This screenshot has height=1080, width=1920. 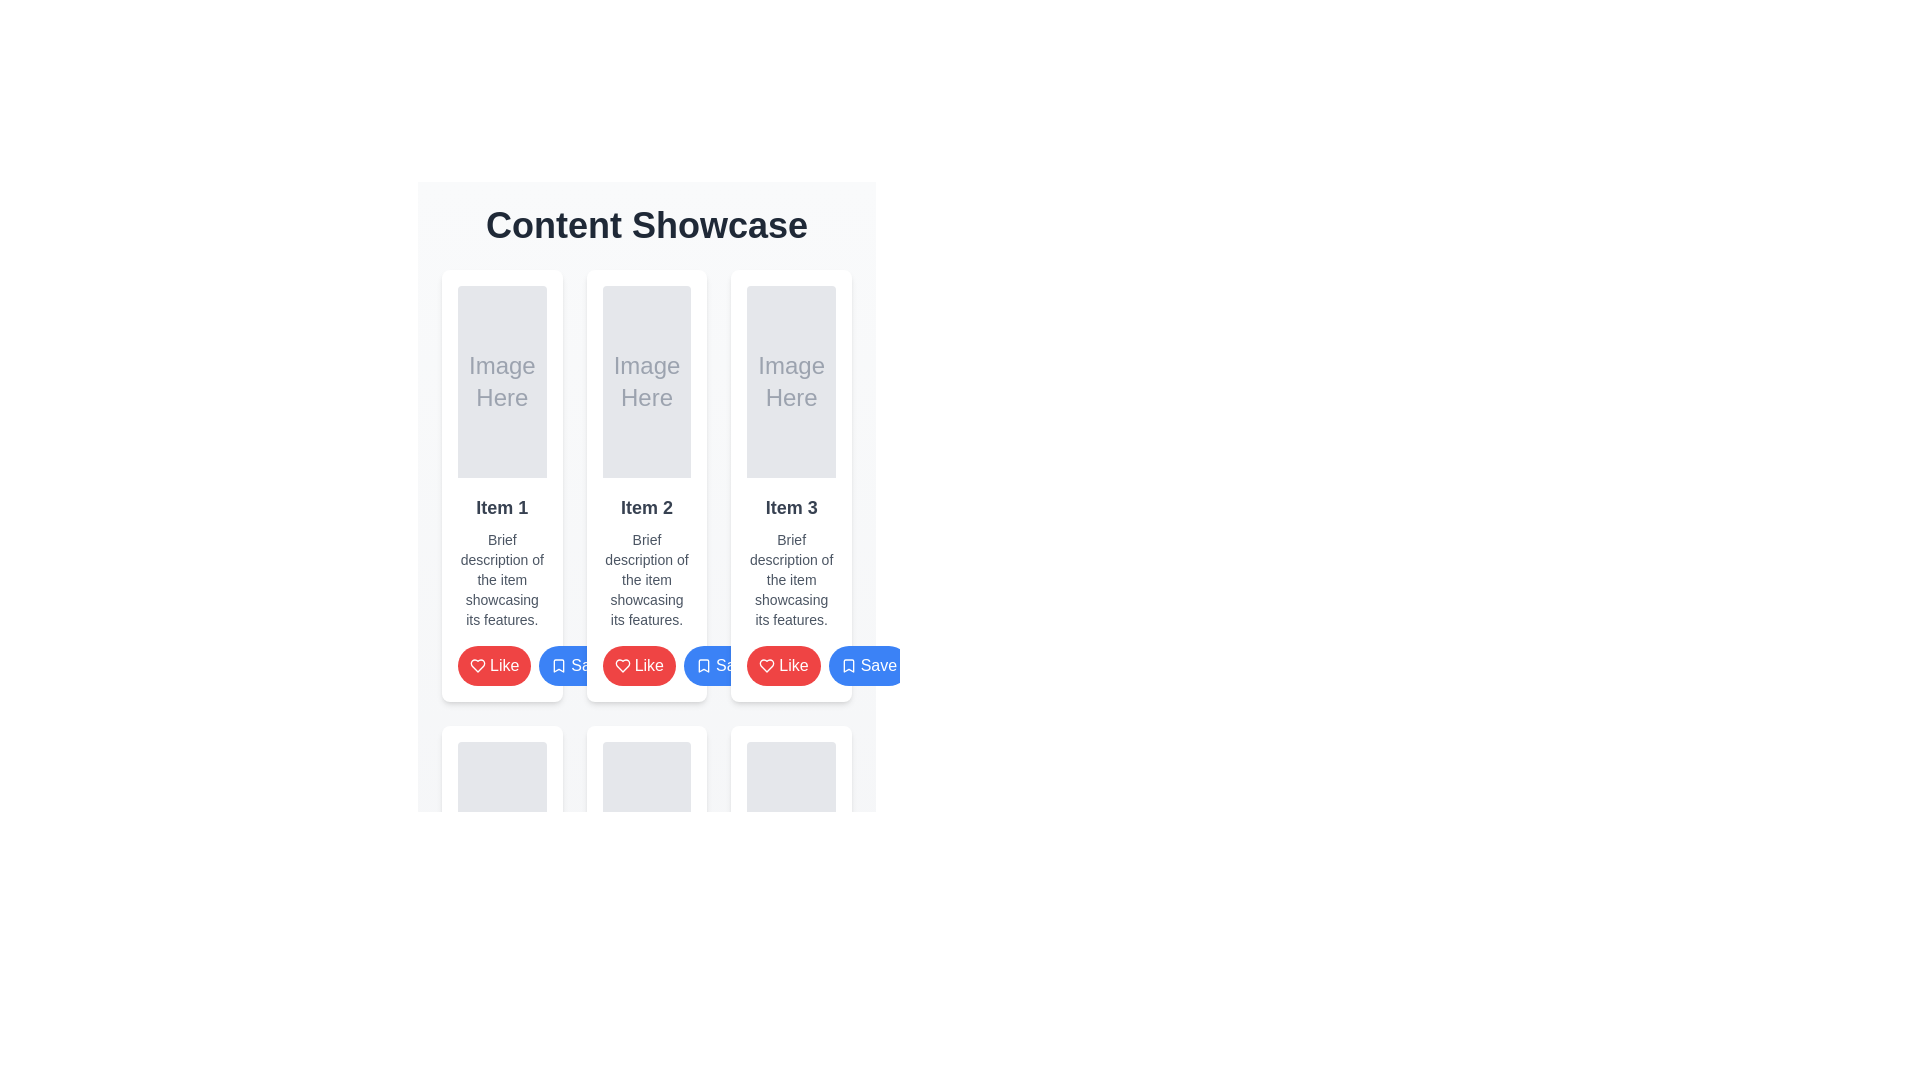 What do you see at coordinates (790, 507) in the screenshot?
I see `the static text displaying 'Item 3' in bold dark gray font` at bounding box center [790, 507].